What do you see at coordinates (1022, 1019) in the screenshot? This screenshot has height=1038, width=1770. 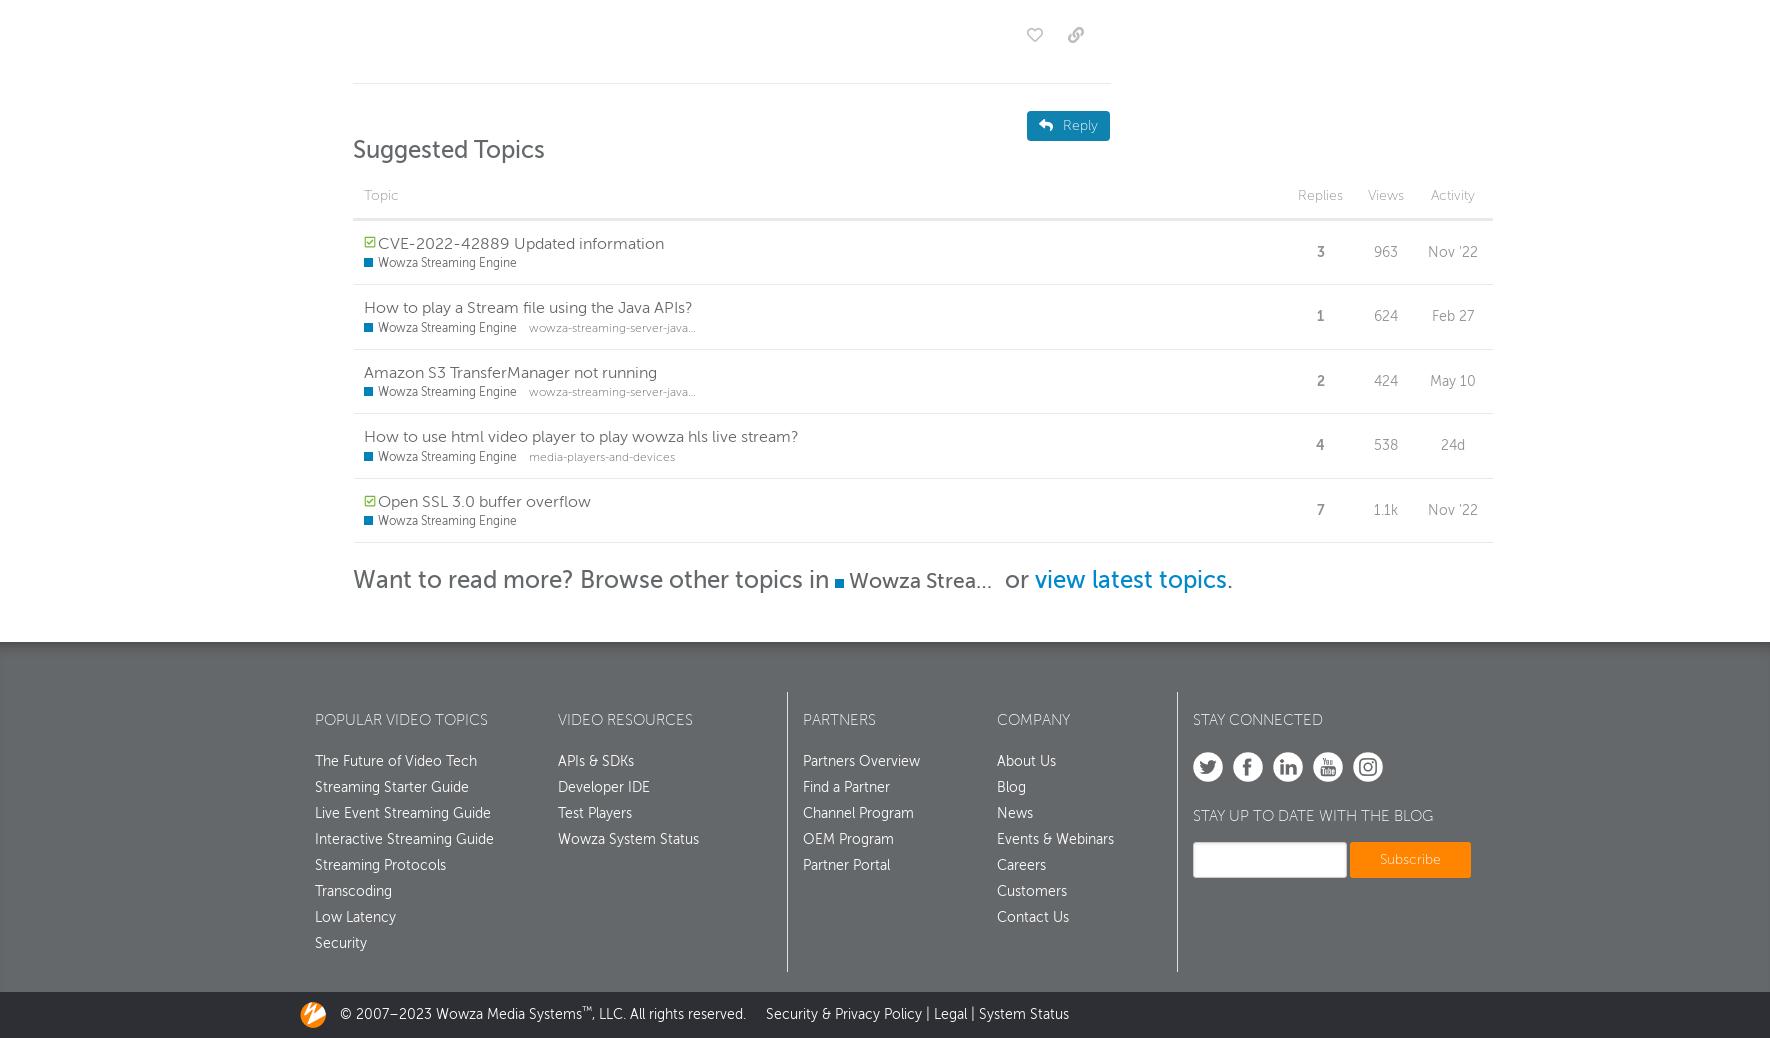 I see `'System Status'` at bounding box center [1022, 1019].